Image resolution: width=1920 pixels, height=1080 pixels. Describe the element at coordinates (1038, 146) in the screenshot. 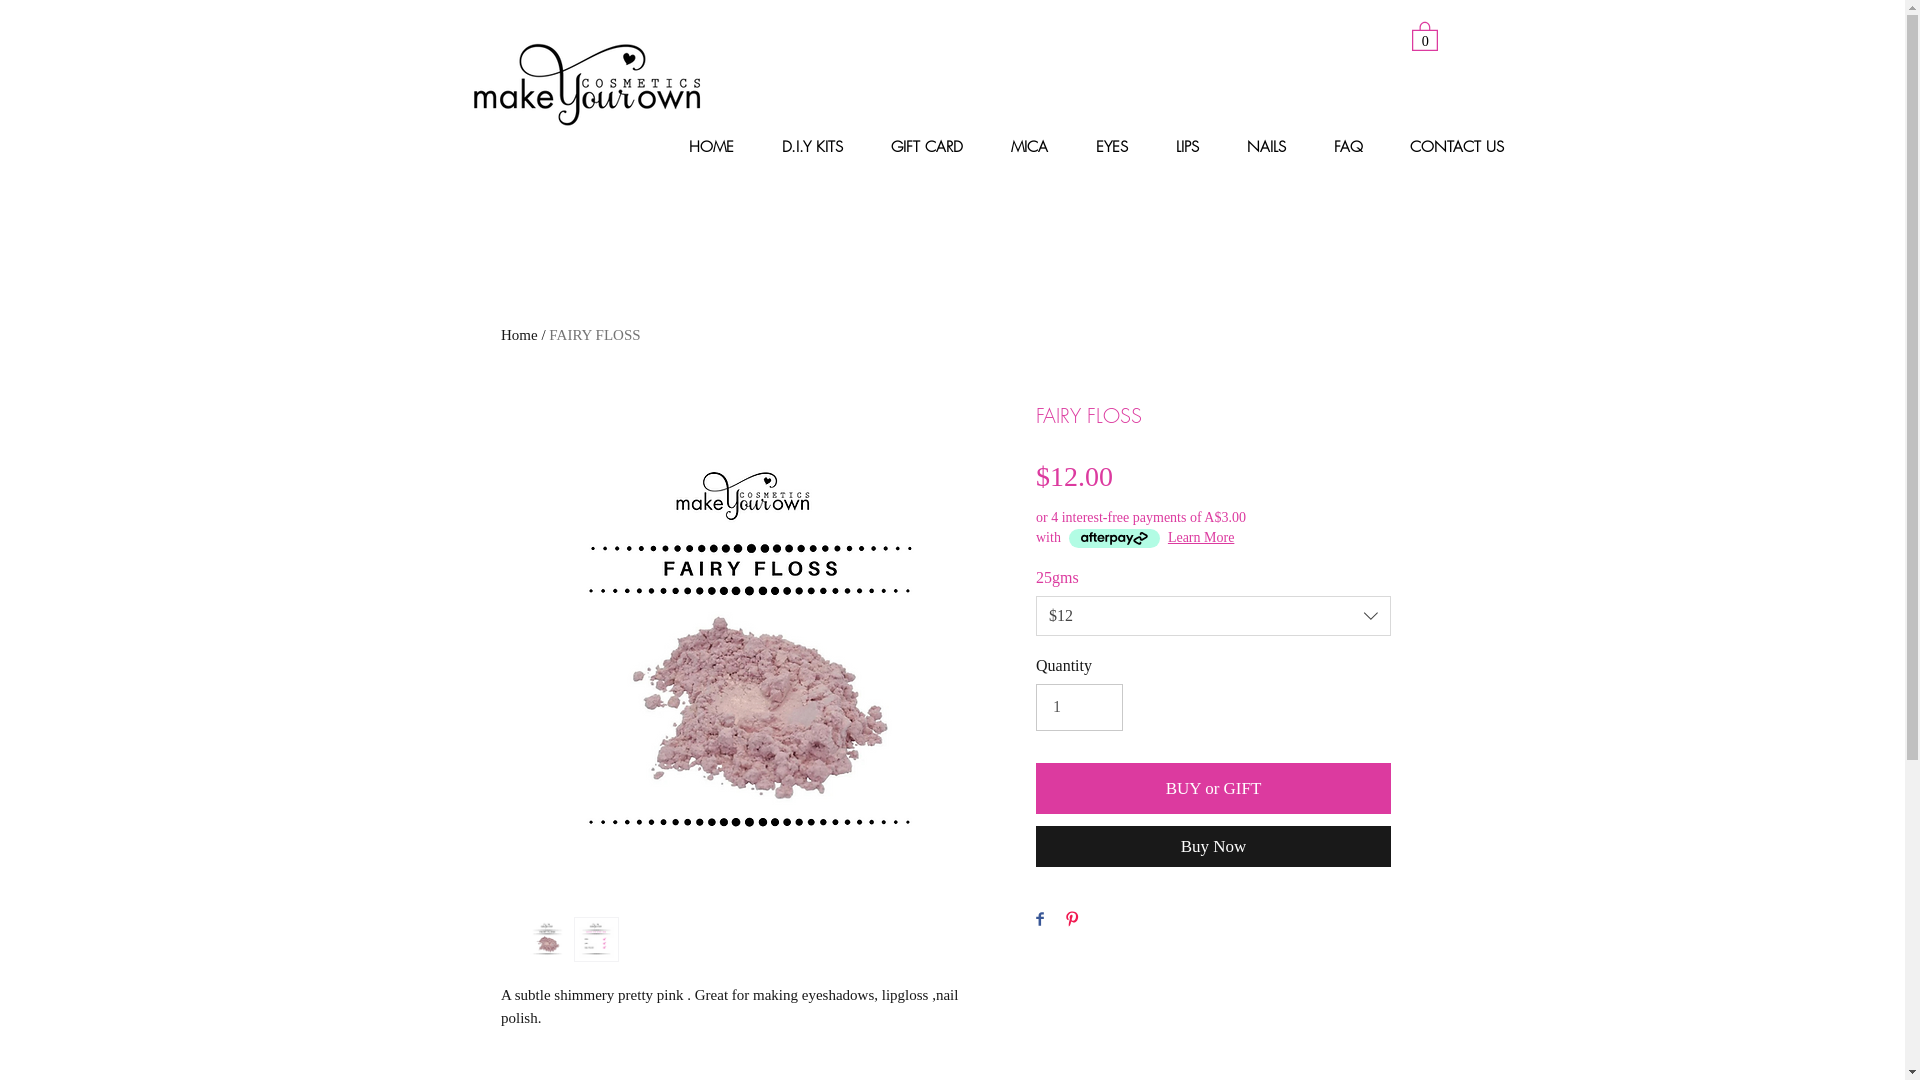

I see `'MICA'` at that location.